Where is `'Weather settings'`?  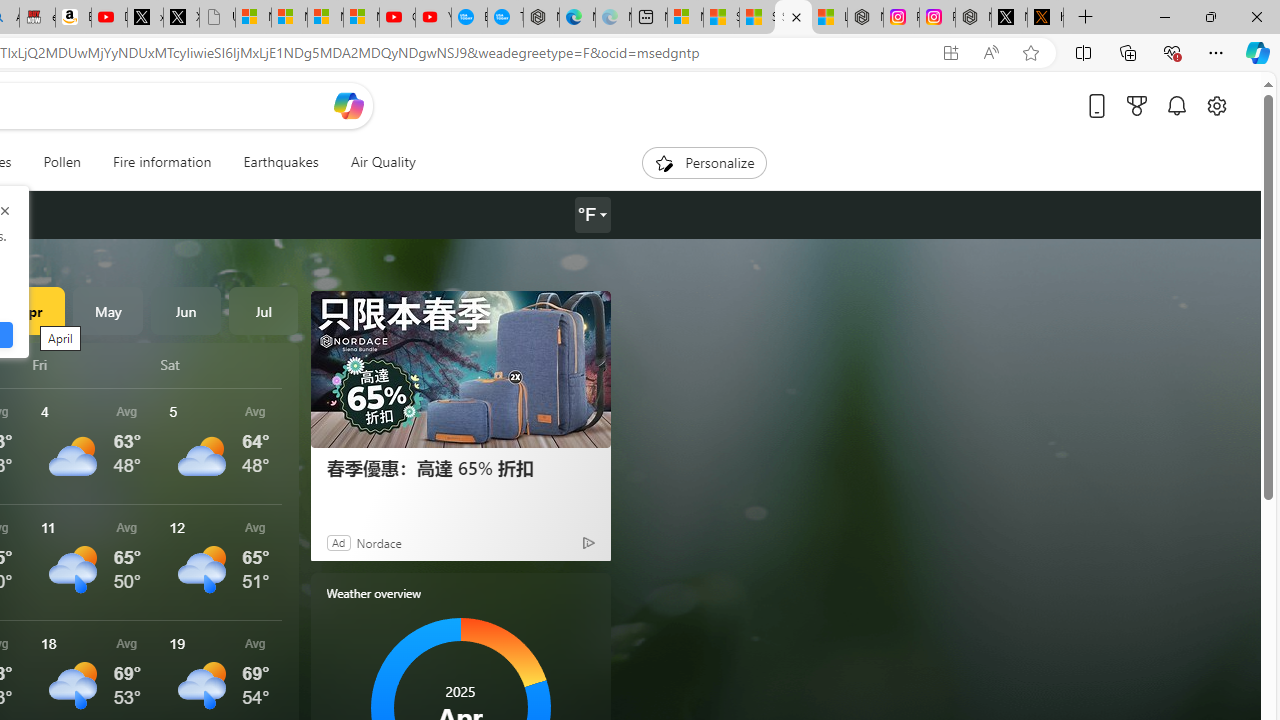 'Weather settings' is located at coordinates (591, 215).